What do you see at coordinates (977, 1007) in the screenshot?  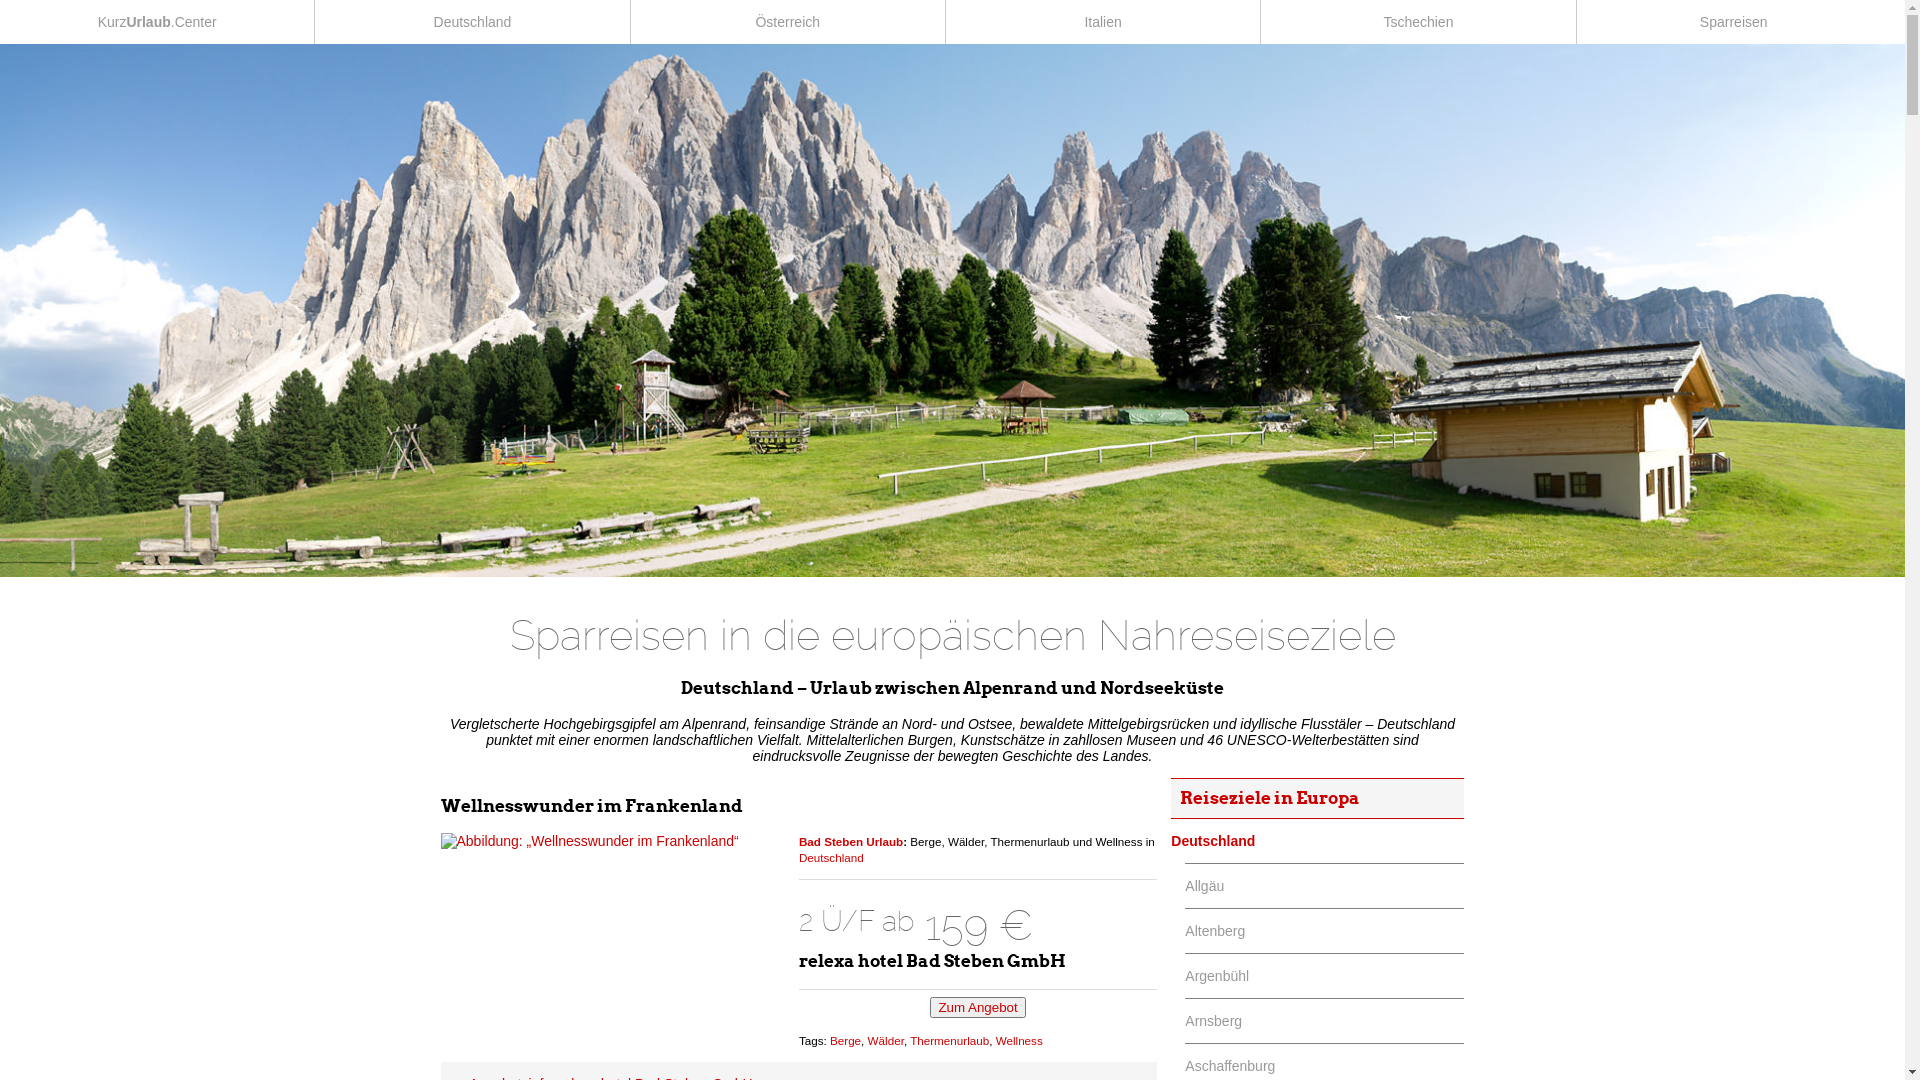 I see `'Zum Angebot'` at bounding box center [977, 1007].